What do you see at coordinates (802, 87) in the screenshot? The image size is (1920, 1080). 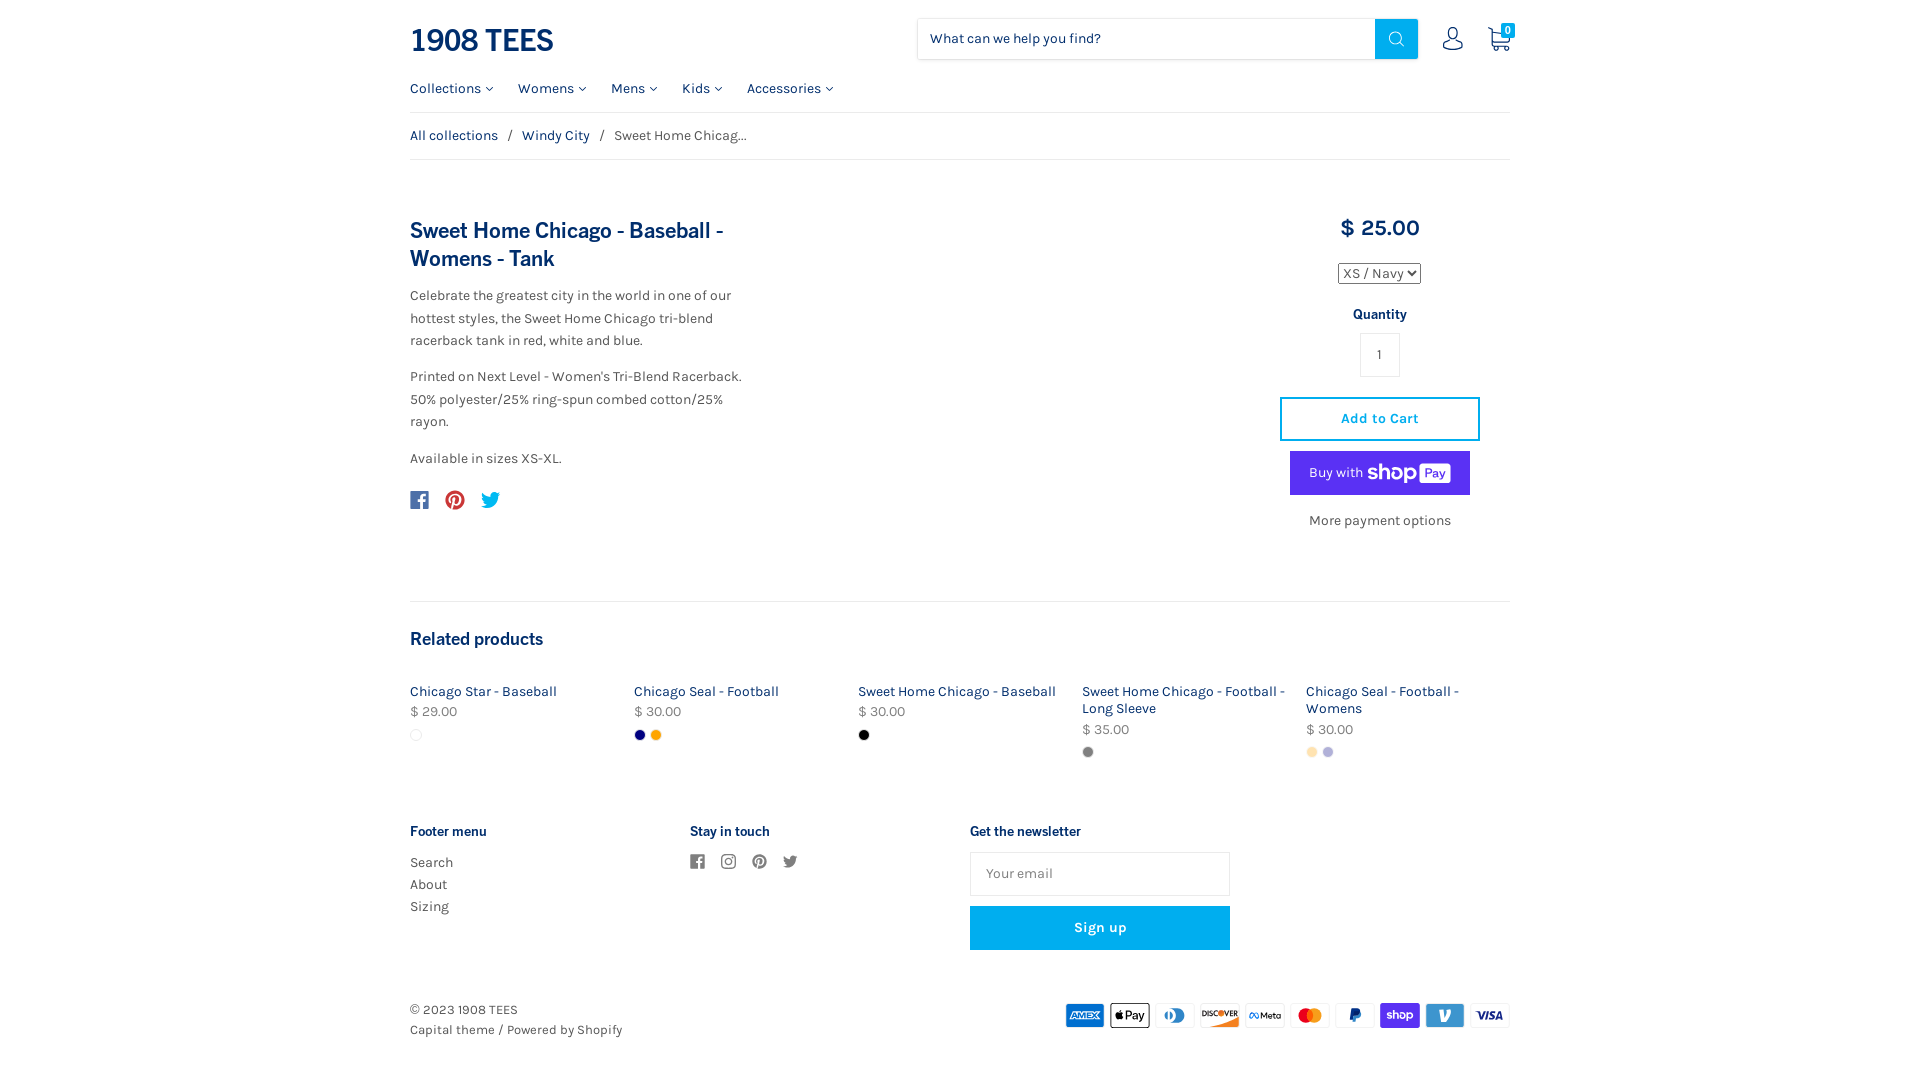 I see `'Accessories'` at bounding box center [802, 87].